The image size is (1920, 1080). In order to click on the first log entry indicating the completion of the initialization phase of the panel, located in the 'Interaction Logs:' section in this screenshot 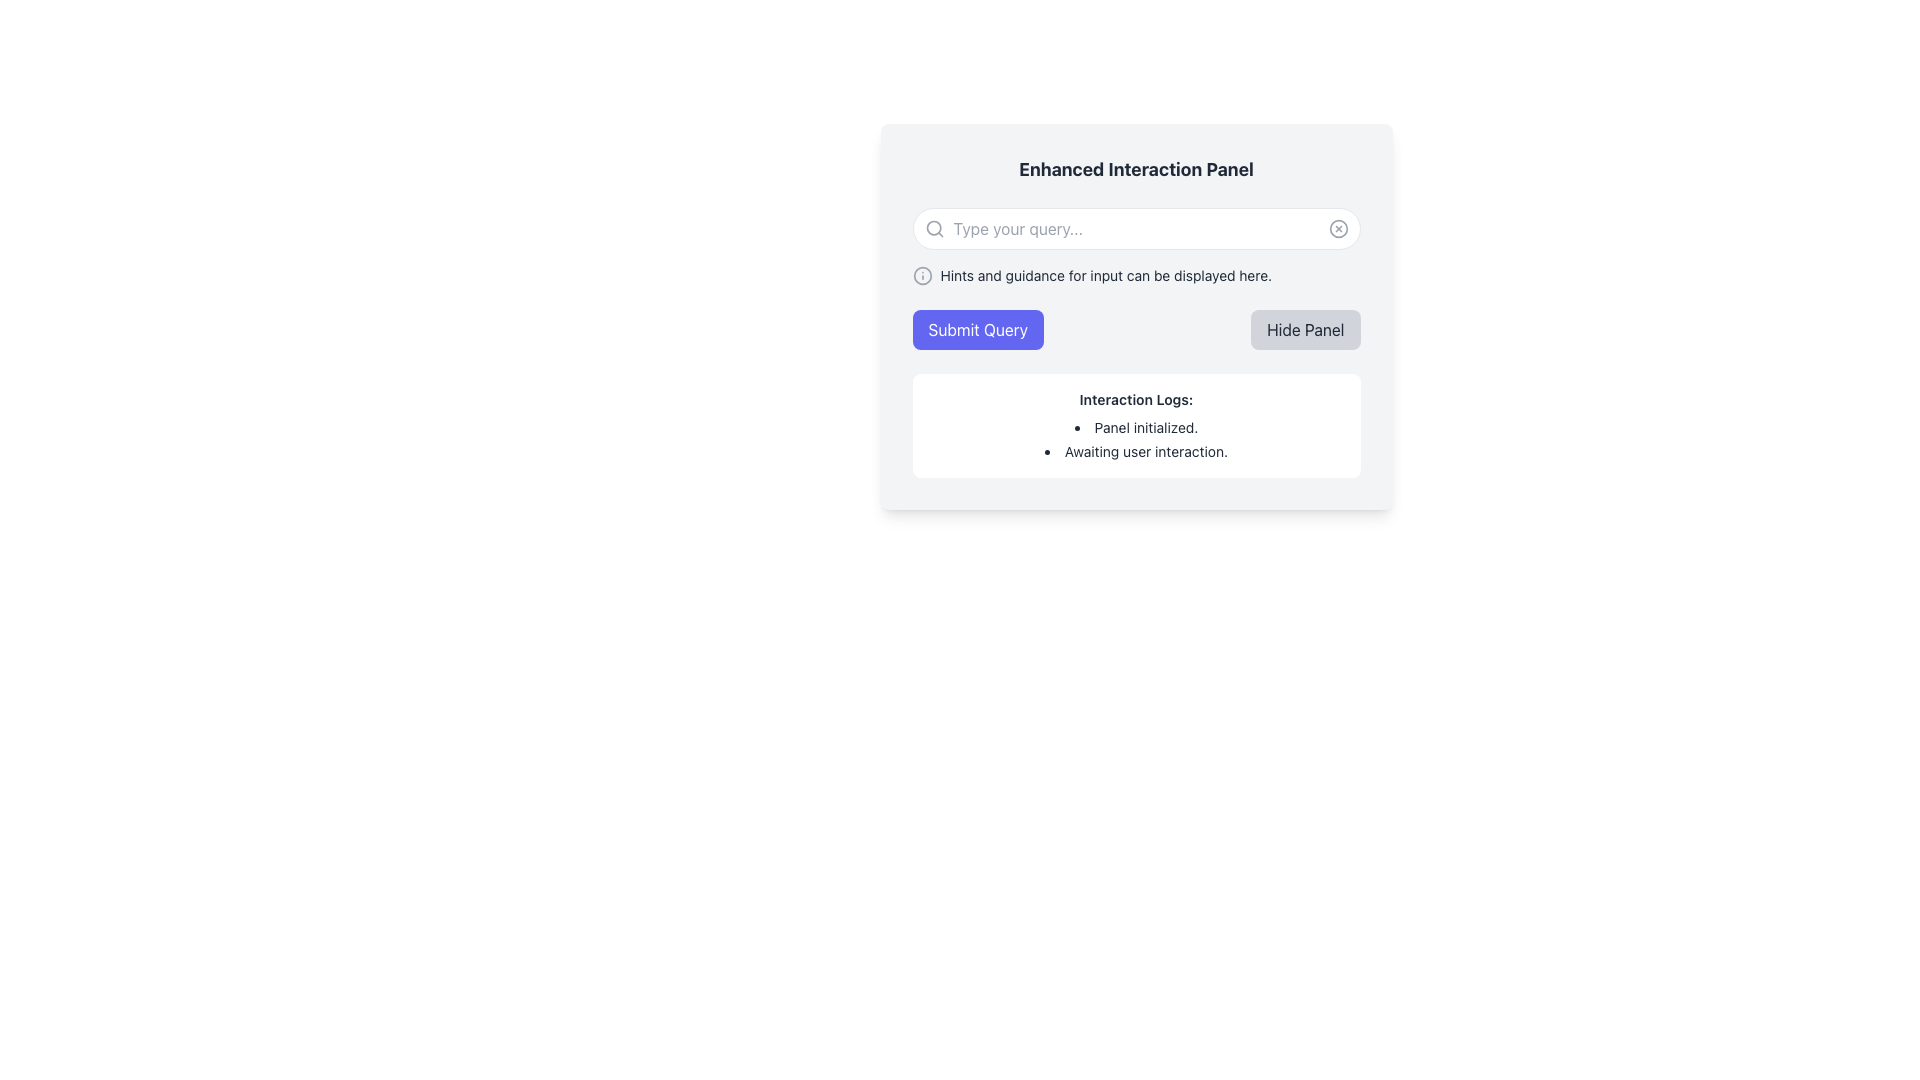, I will do `click(1136, 427)`.